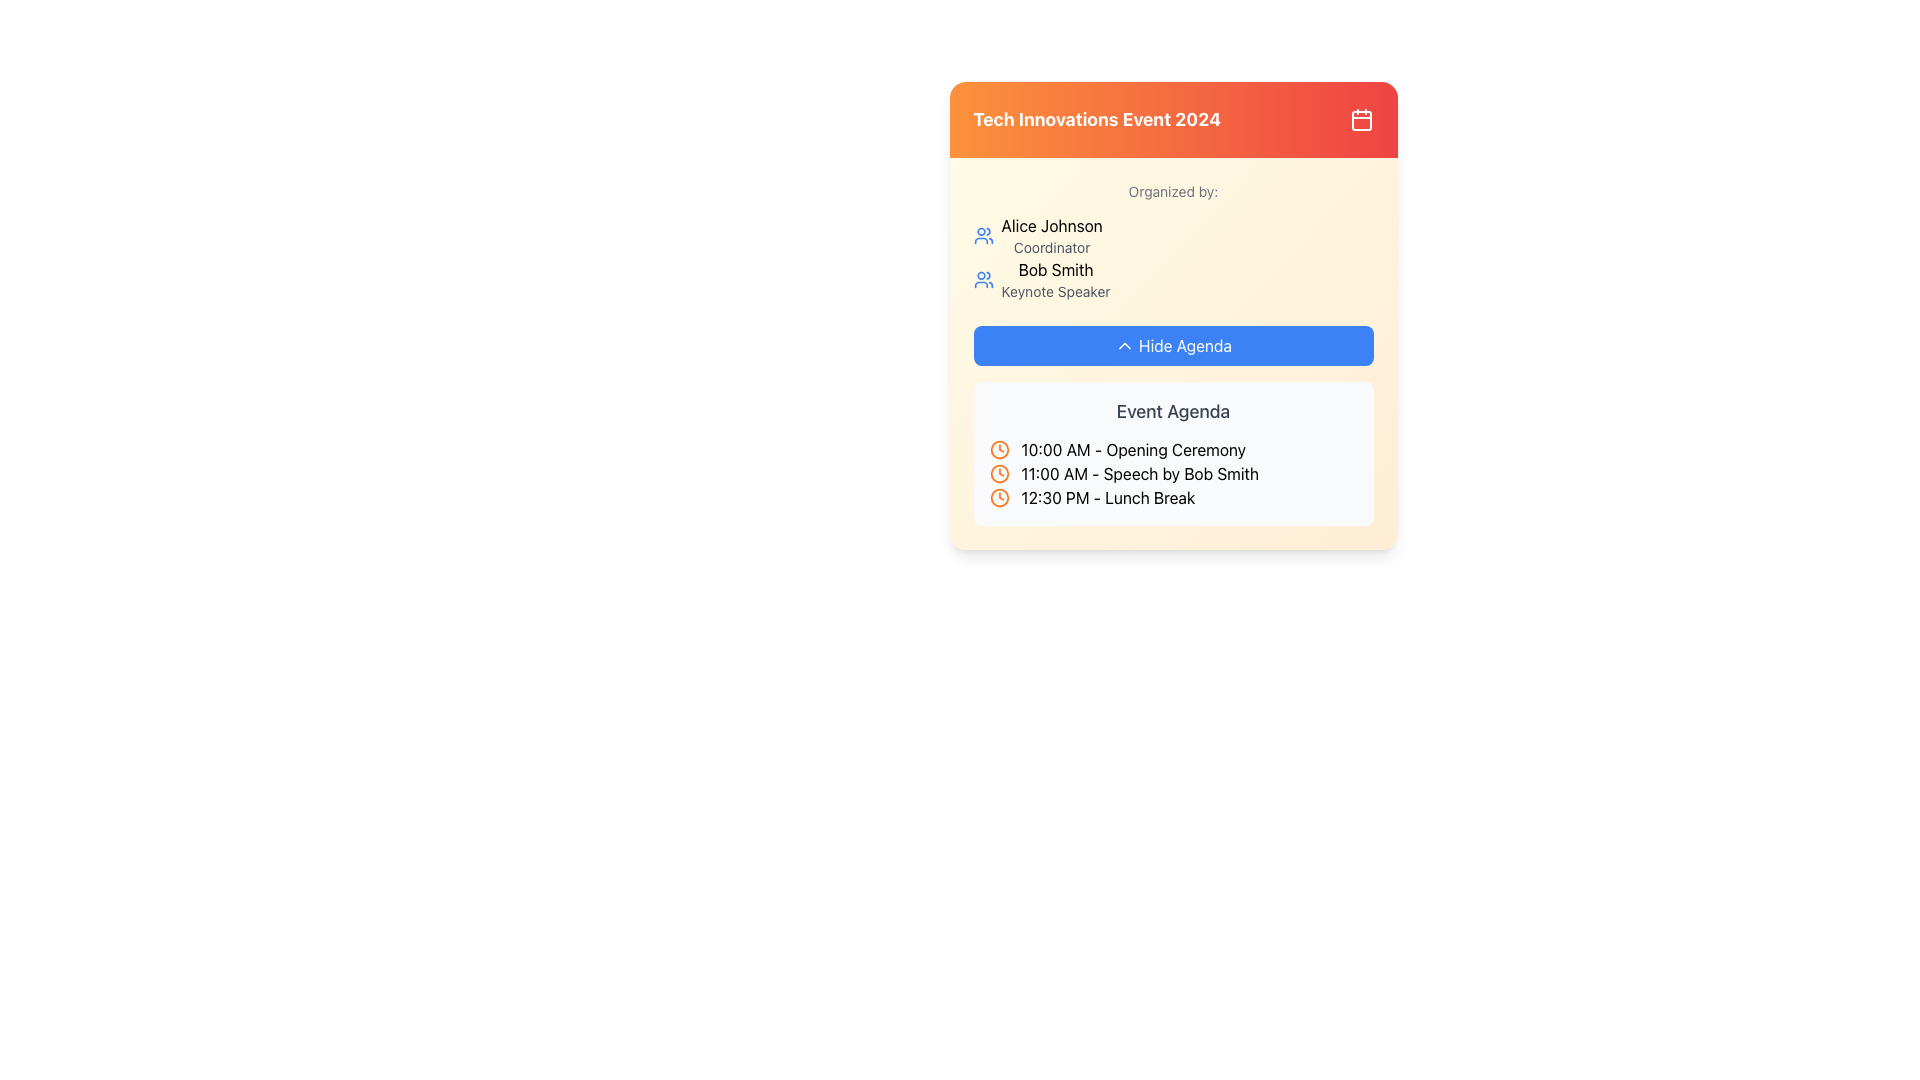 The image size is (1920, 1080). I want to click on the Static Text Label displaying 'Bob Smith', which is positioned above 'Keynote Speaker' and below 'Alice Johnson - Coordinator', to select the text, so click(1055, 270).